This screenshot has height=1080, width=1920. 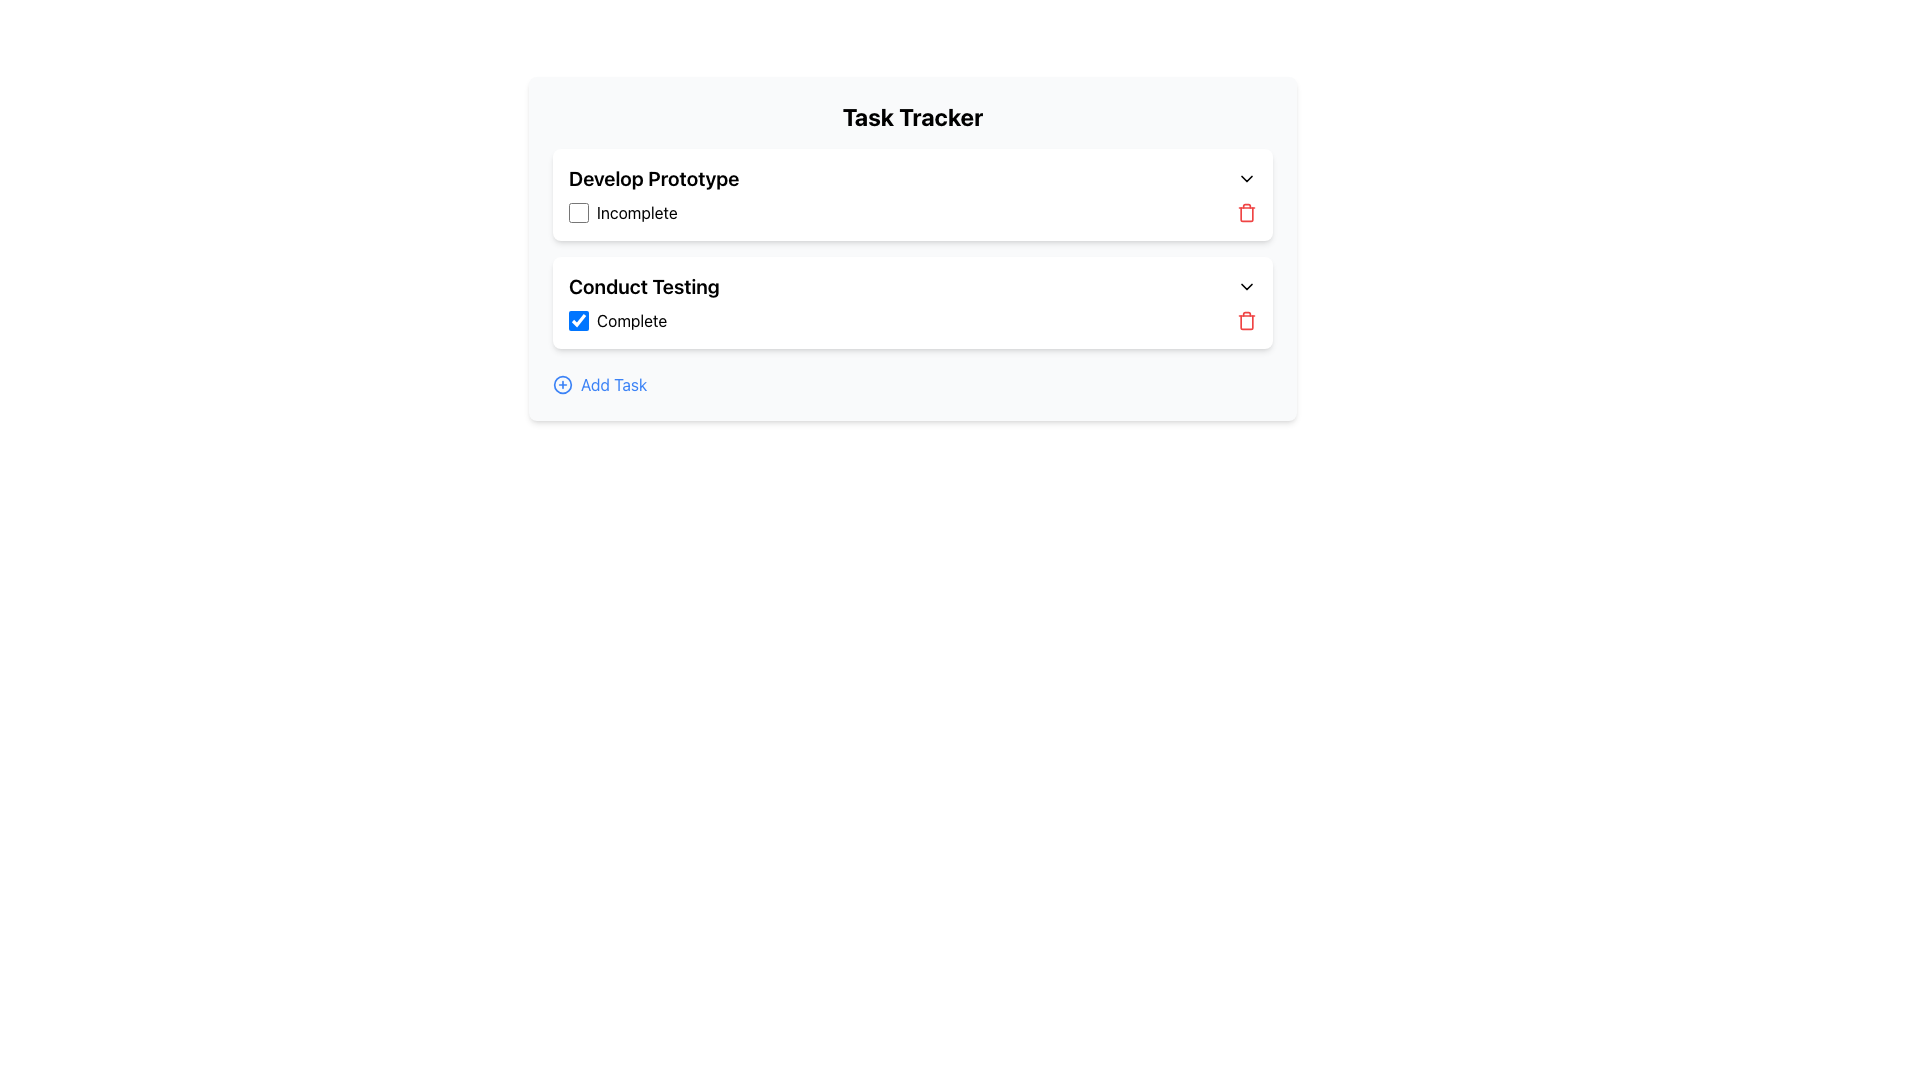 I want to click on the checkbox indicating a checked state with a blue background and white checkmark icon, located in the 'Conduct Testing' task entry, left of the 'Complete' label, so click(x=578, y=319).